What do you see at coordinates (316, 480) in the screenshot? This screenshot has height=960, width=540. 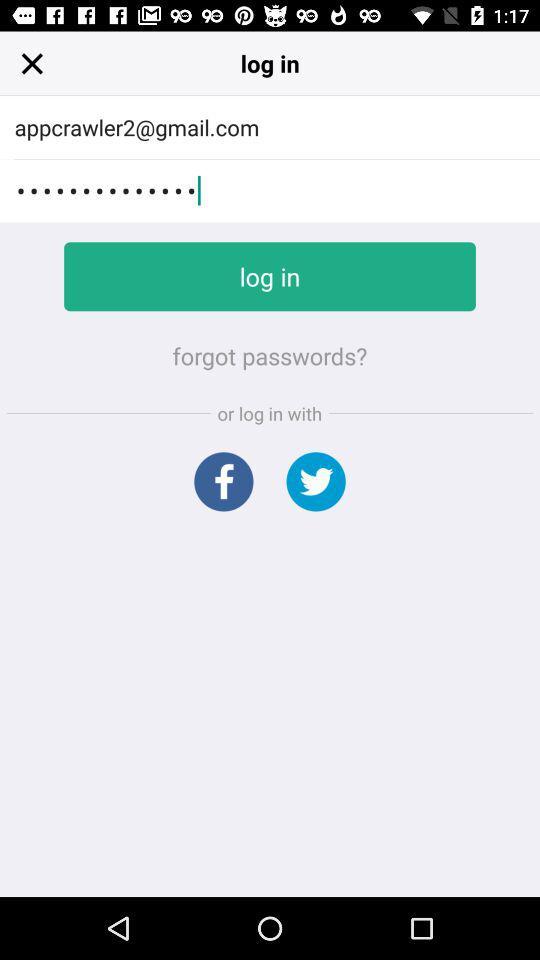 I see `the twitter icon` at bounding box center [316, 480].